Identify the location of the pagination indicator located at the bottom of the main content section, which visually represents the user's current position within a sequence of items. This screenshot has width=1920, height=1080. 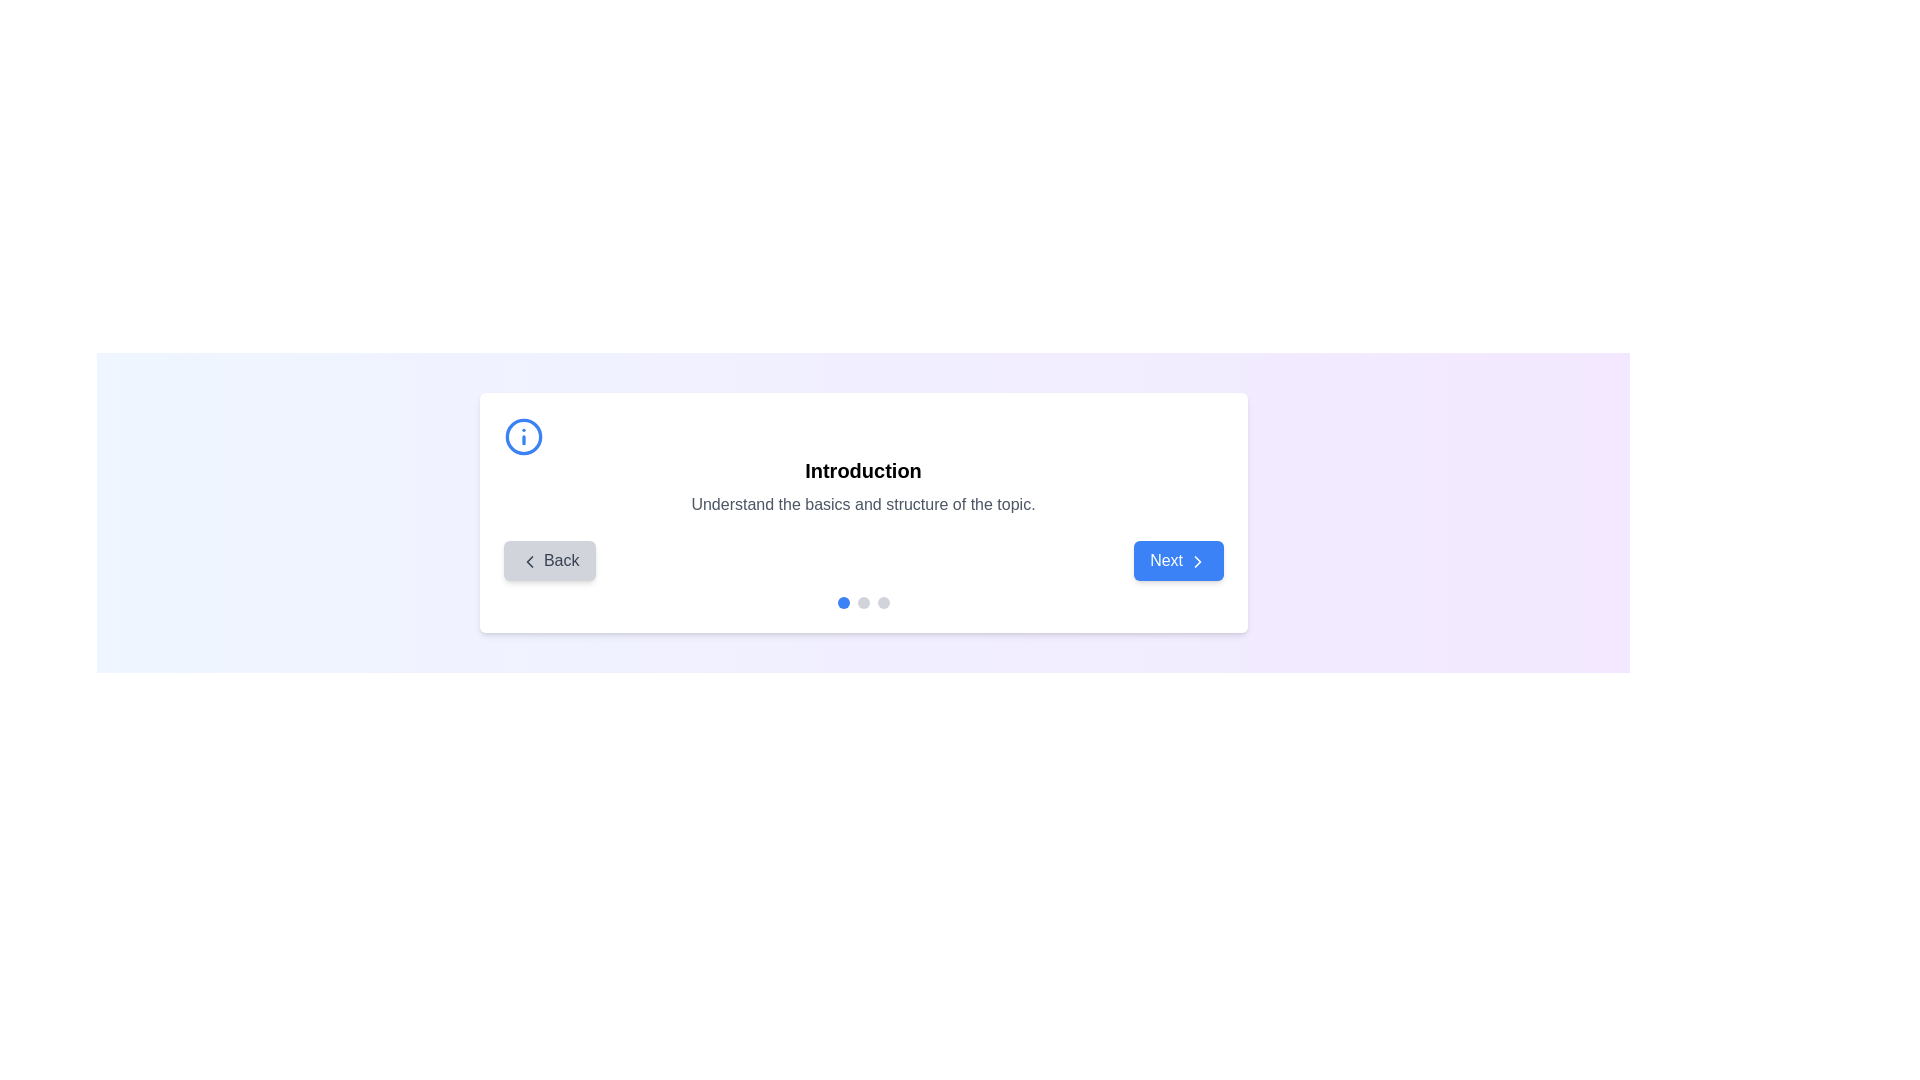
(863, 601).